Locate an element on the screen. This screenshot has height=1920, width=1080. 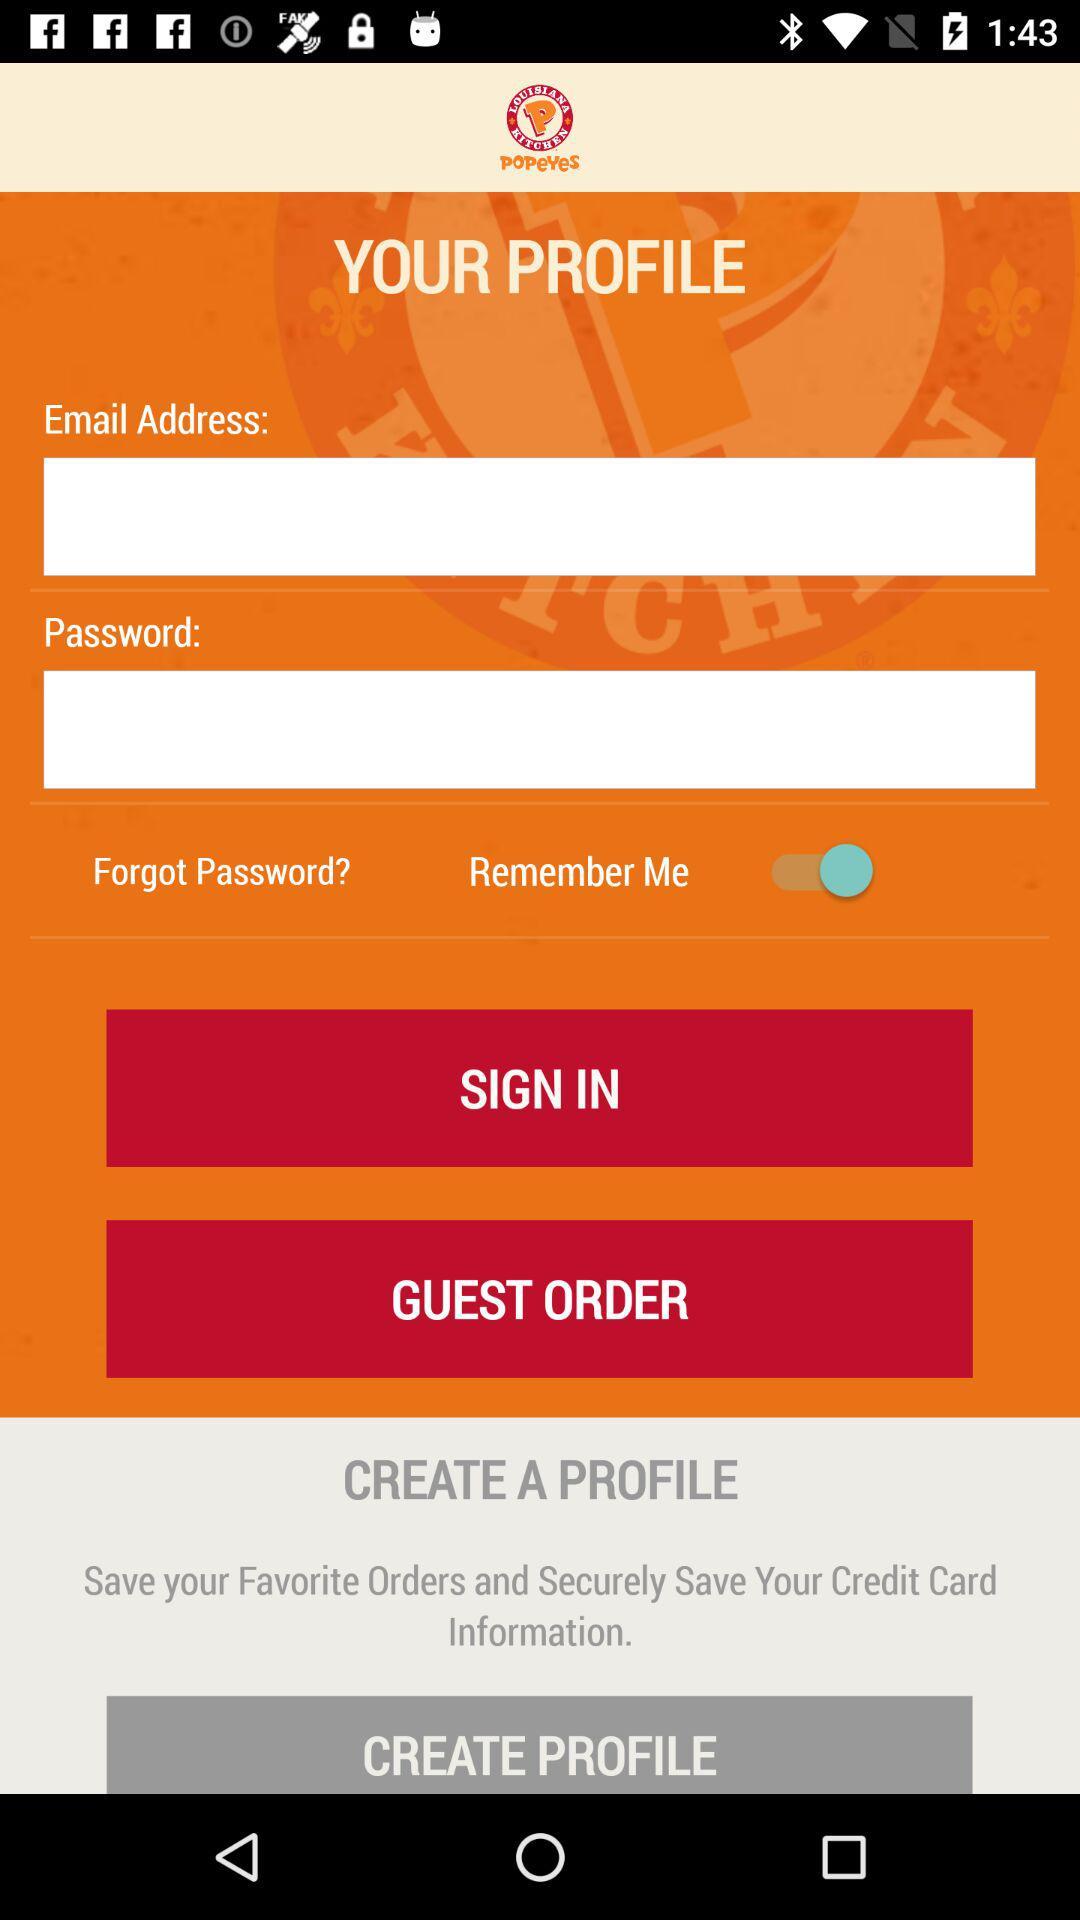
the item next to the remember me is located at coordinates (222, 870).